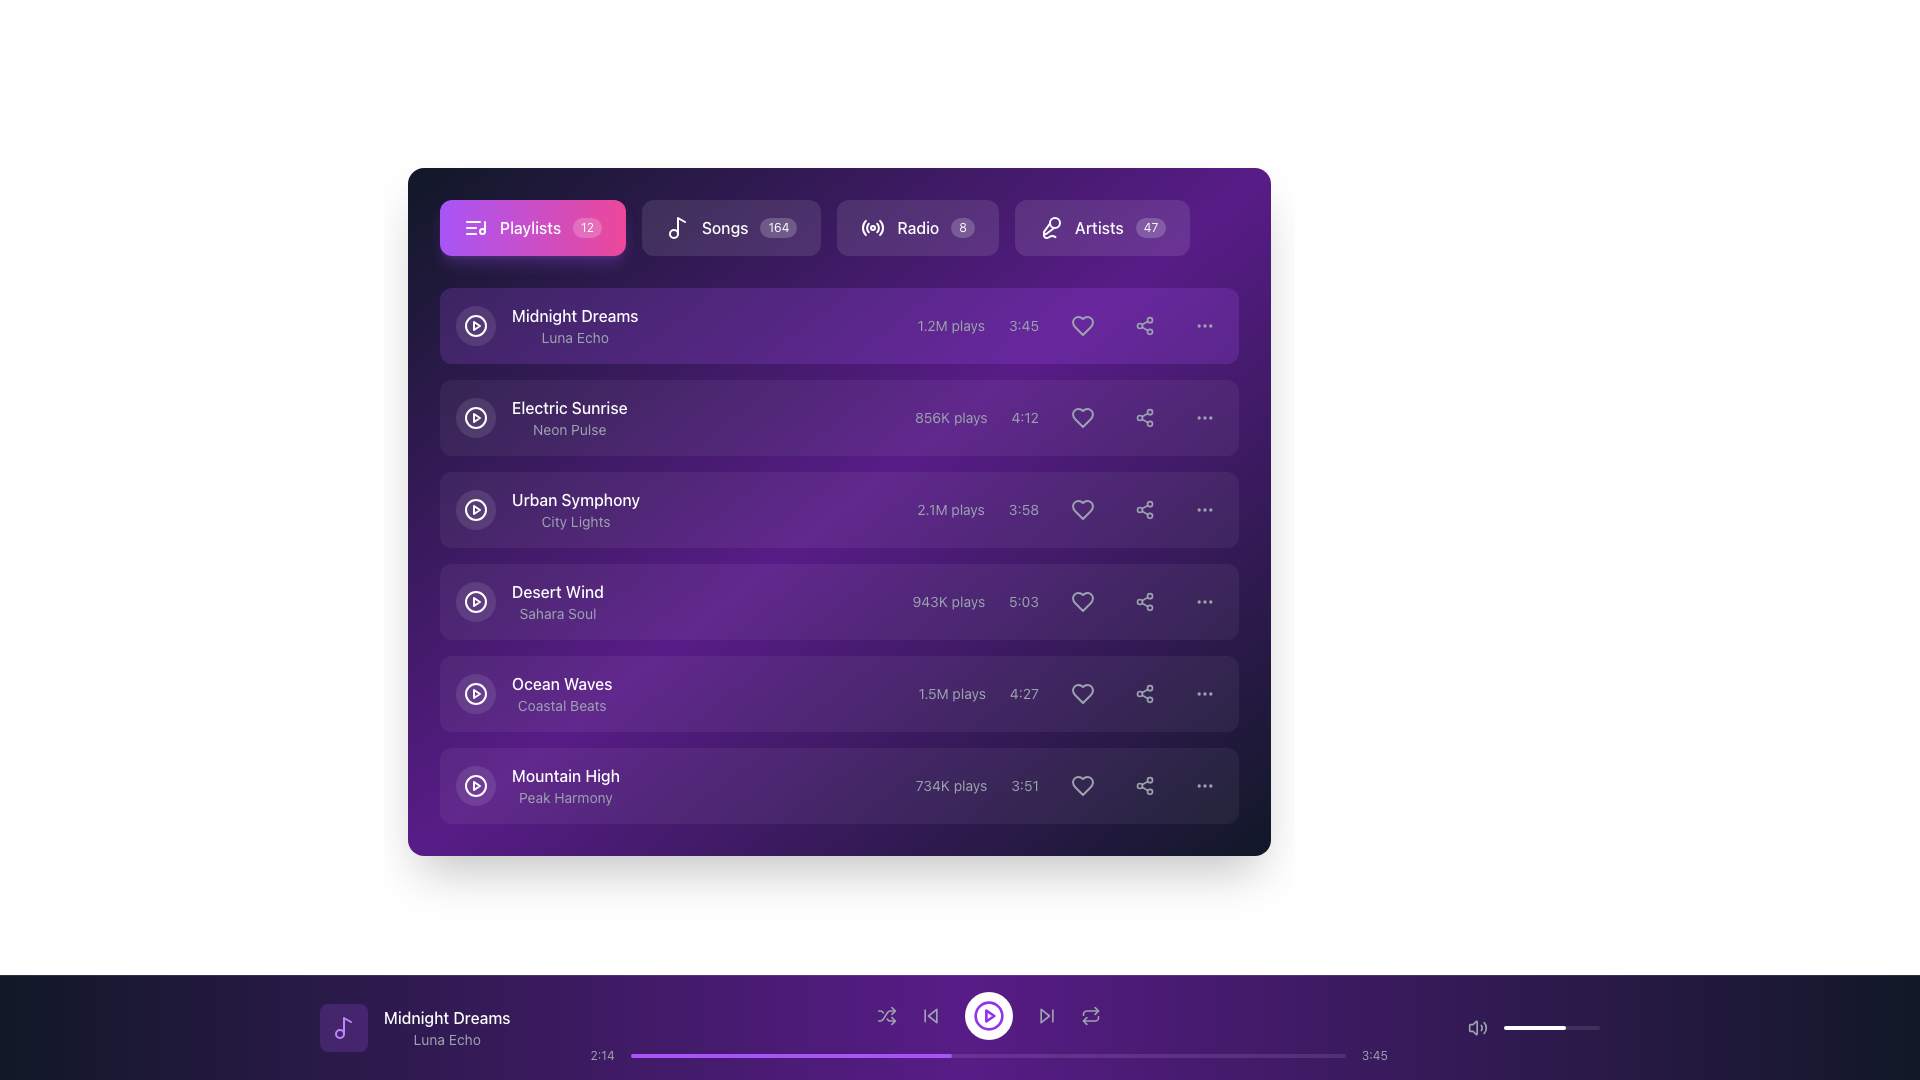  Describe the element at coordinates (1203, 785) in the screenshot. I see `the ellipsis icon` at that location.